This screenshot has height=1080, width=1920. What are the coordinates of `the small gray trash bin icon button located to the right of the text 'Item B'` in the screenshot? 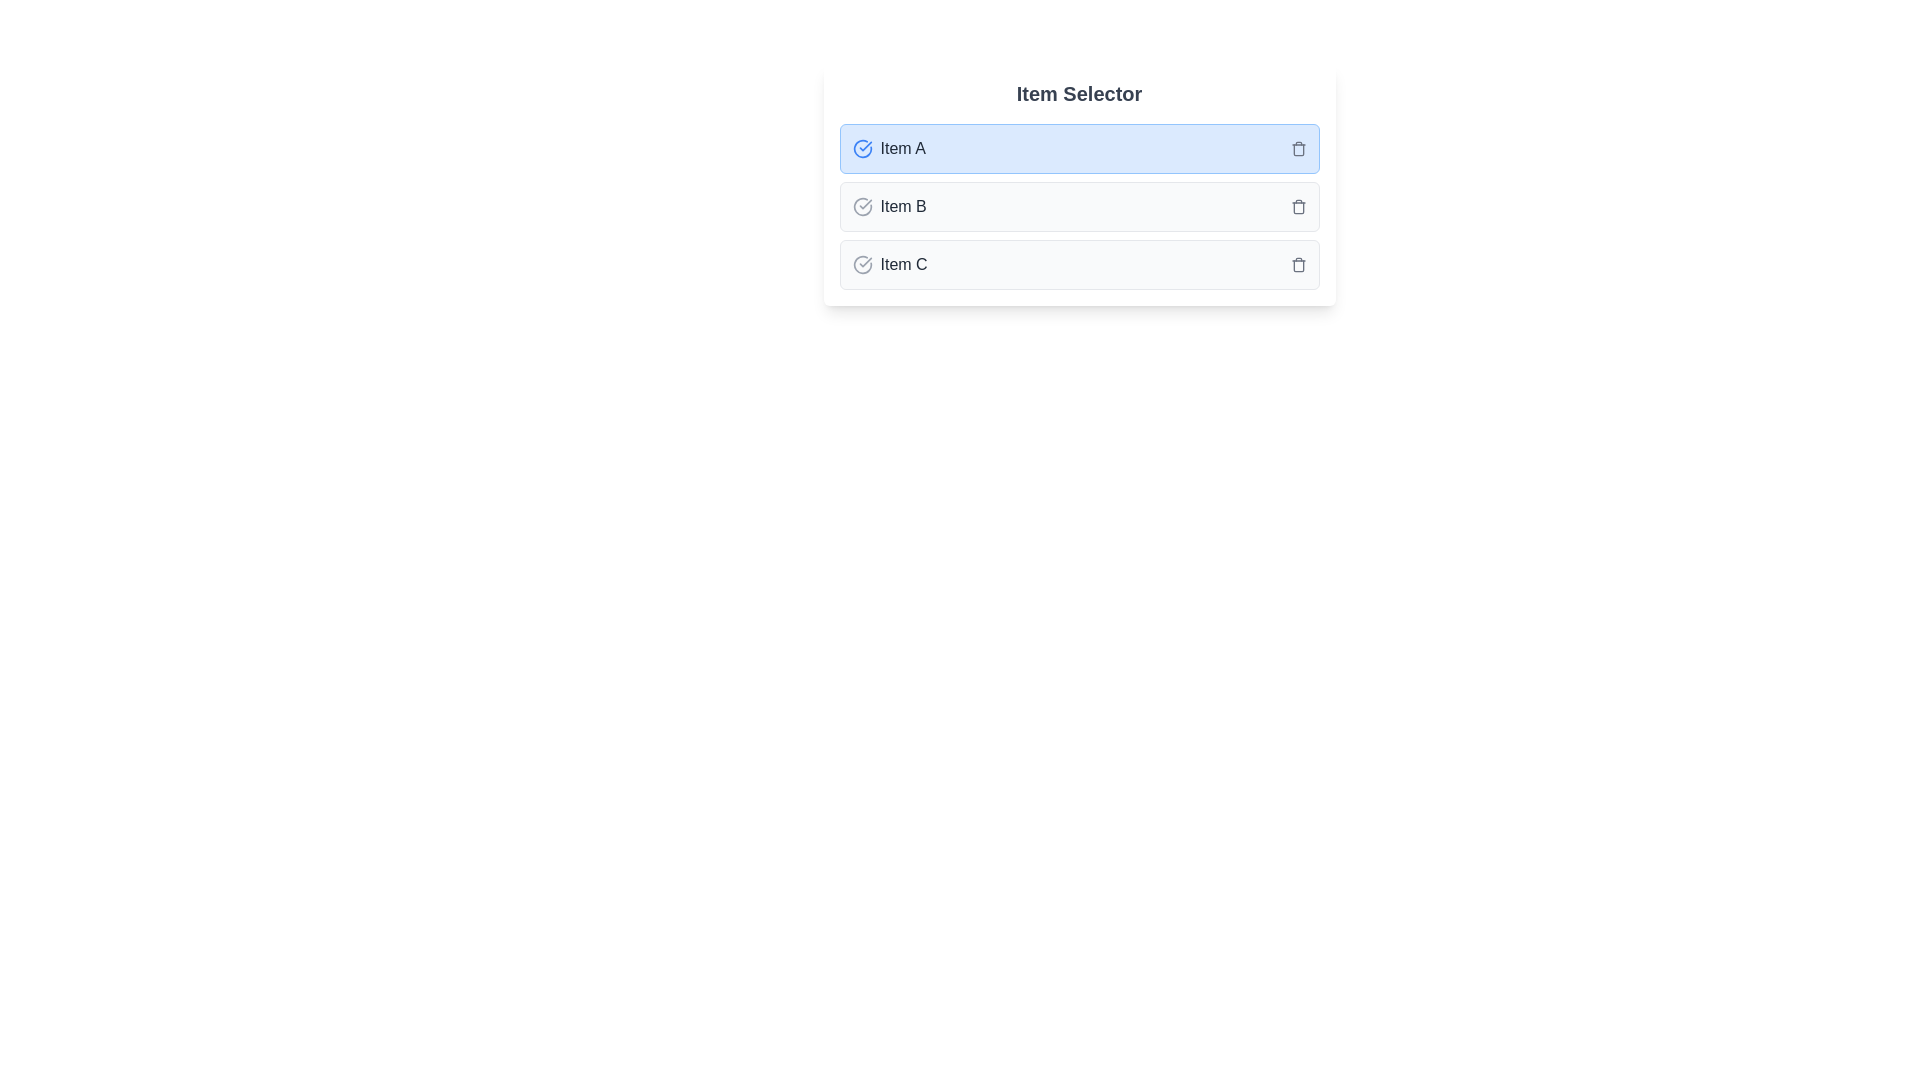 It's located at (1298, 207).